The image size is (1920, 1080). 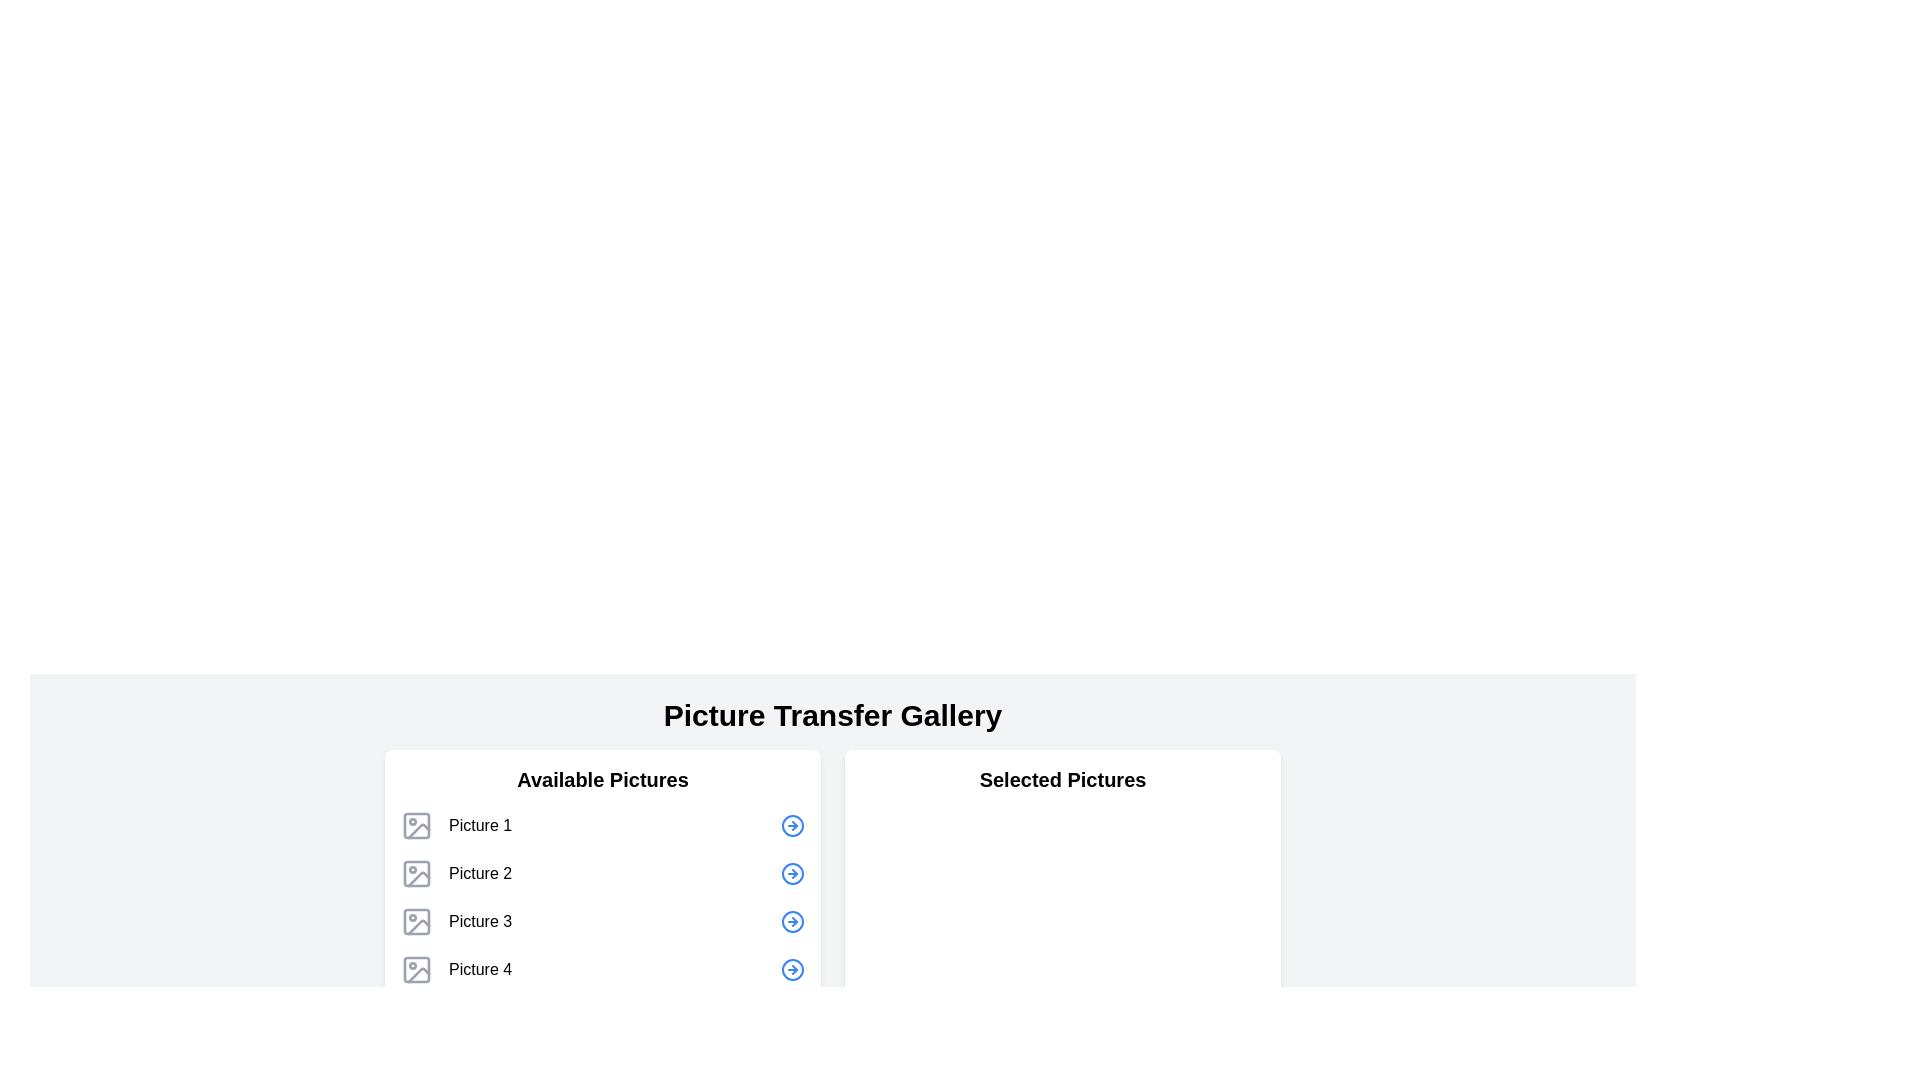 What do you see at coordinates (791, 968) in the screenshot?
I see `the vector graphic embedded in the icon located in the rightmost column of icons in the 'Available Pictures' section, next to 'Picture 4'` at bounding box center [791, 968].